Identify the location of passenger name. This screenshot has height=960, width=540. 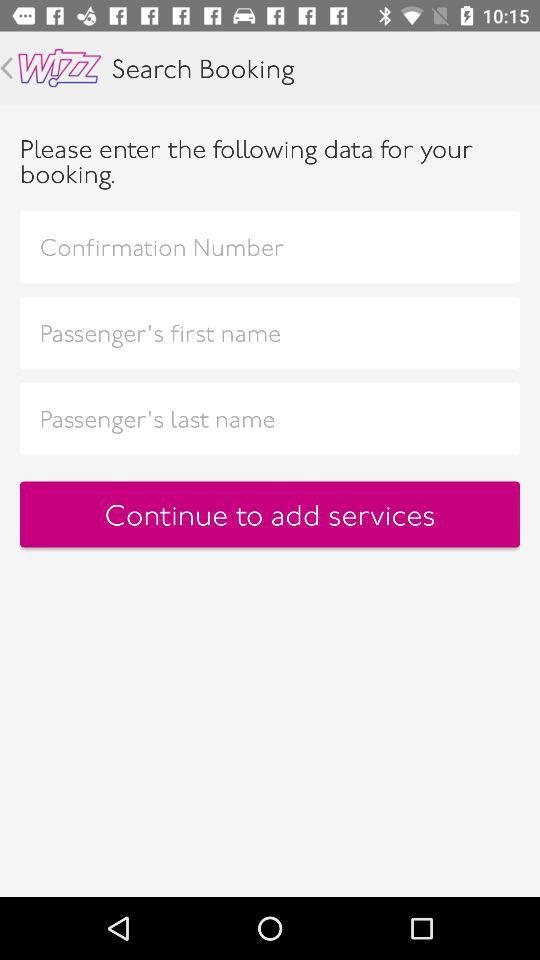
(270, 332).